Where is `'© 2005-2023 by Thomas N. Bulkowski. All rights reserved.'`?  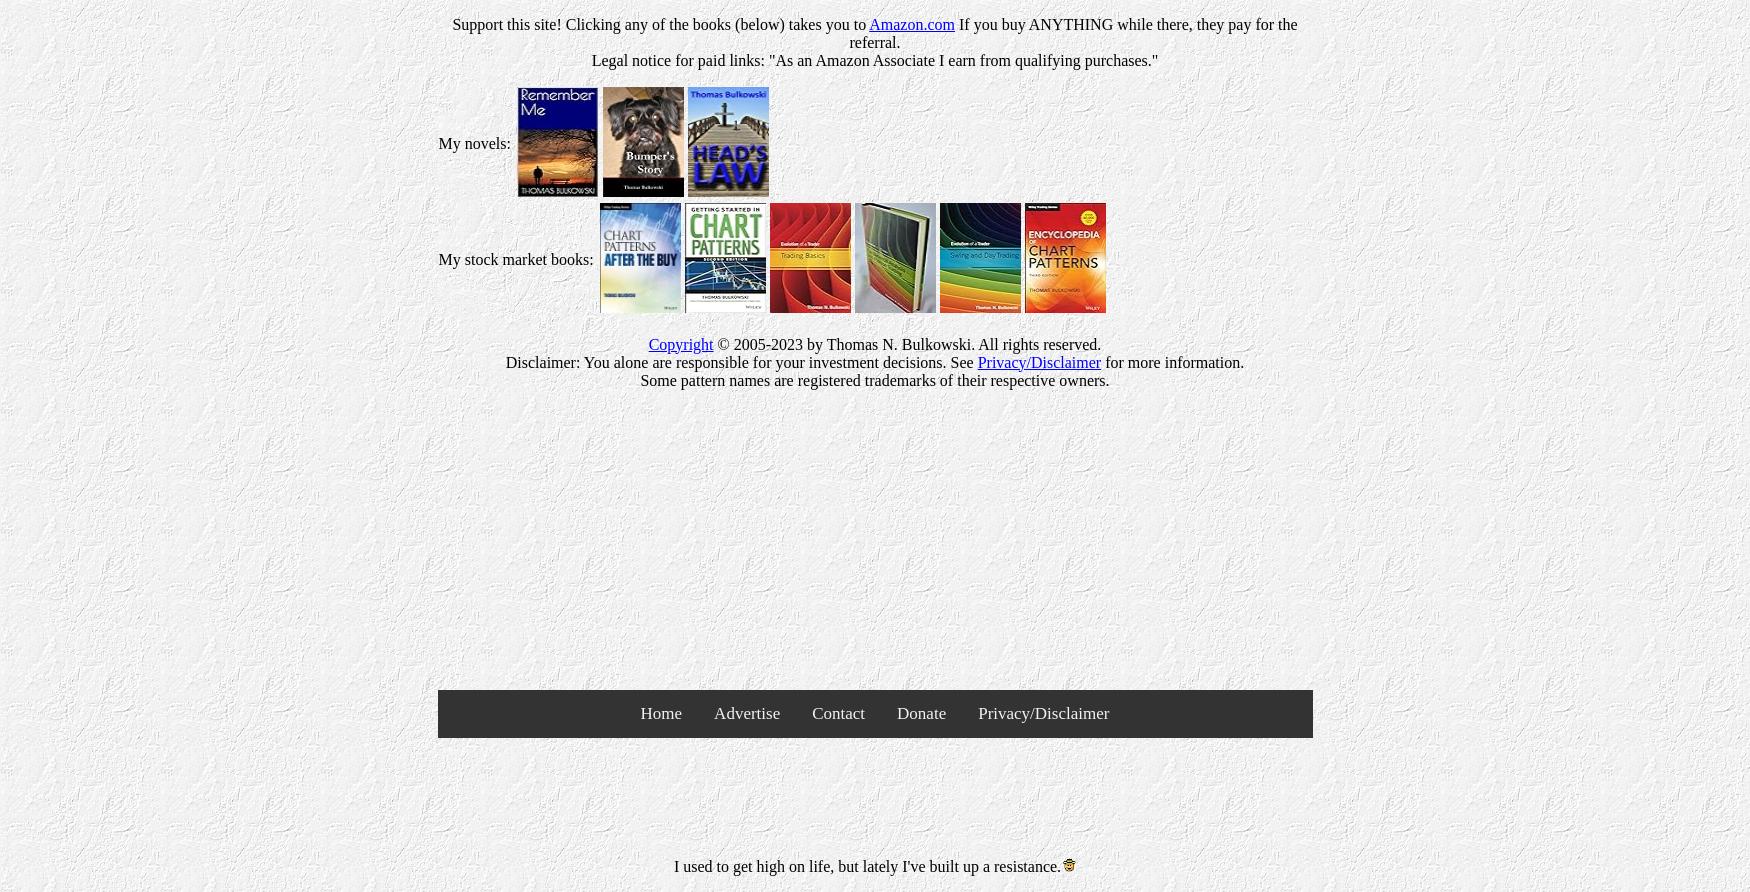
'© 2005-2023 by Thomas N. Bulkowski. All rights reserved.' is located at coordinates (906, 342).